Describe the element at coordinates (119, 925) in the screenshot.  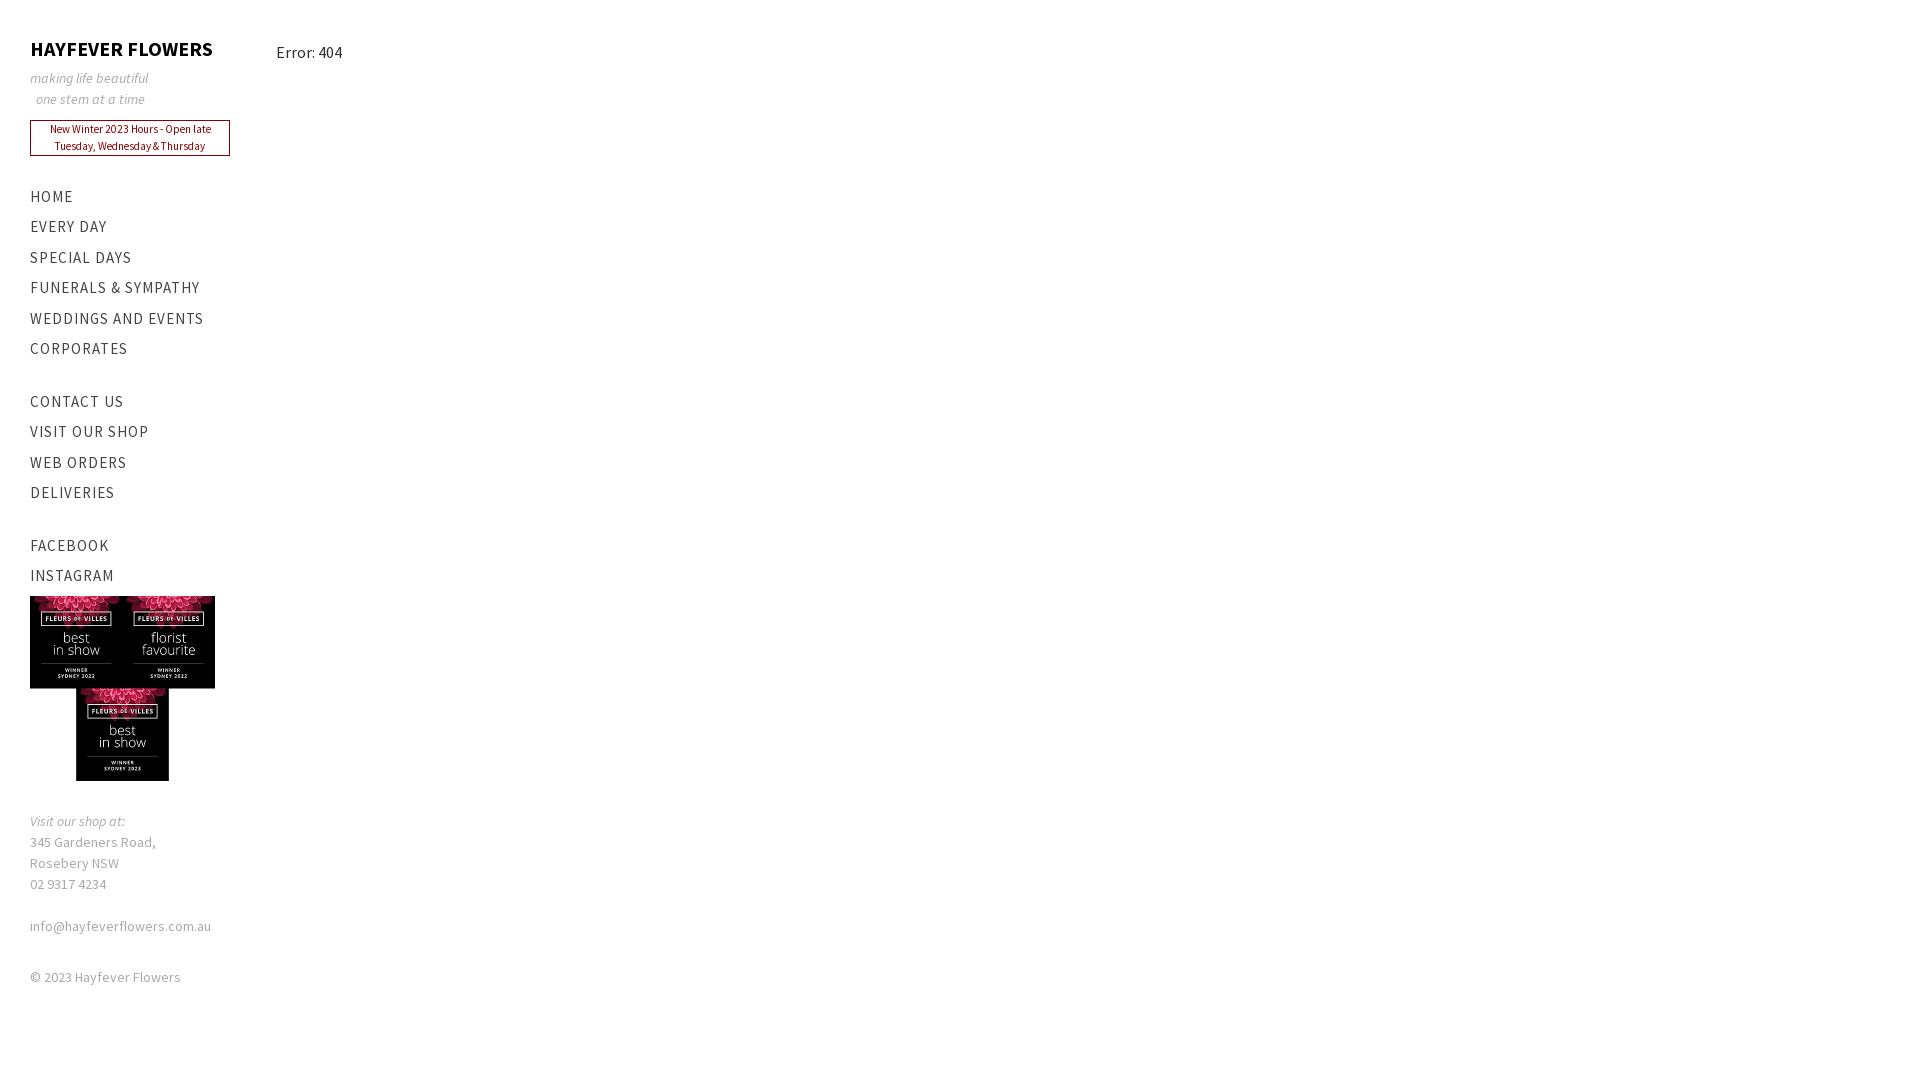
I see `'info@hayfeverflowers.com.au'` at that location.